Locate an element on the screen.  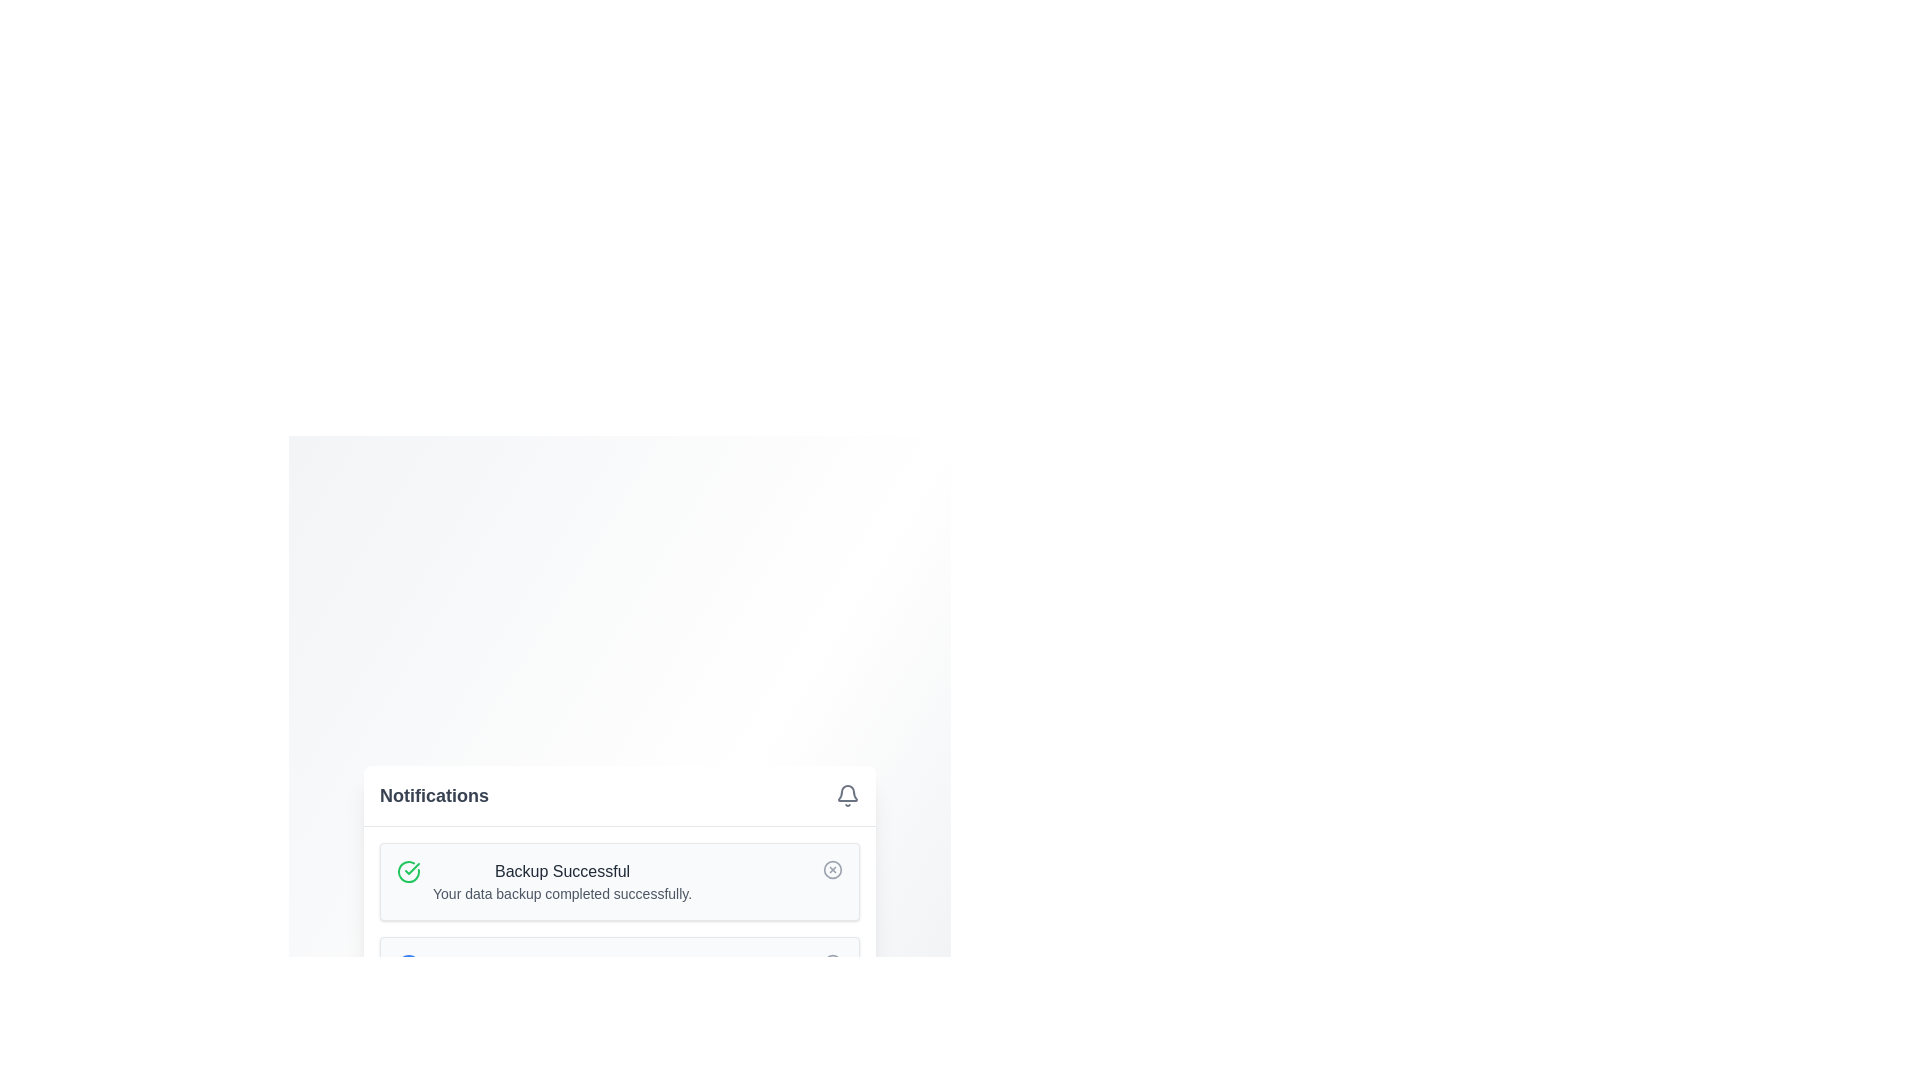
the notification bell icon located at the top-right corner of the 'Notifications' section, which has a gray outline and rounded edges is located at coordinates (848, 794).